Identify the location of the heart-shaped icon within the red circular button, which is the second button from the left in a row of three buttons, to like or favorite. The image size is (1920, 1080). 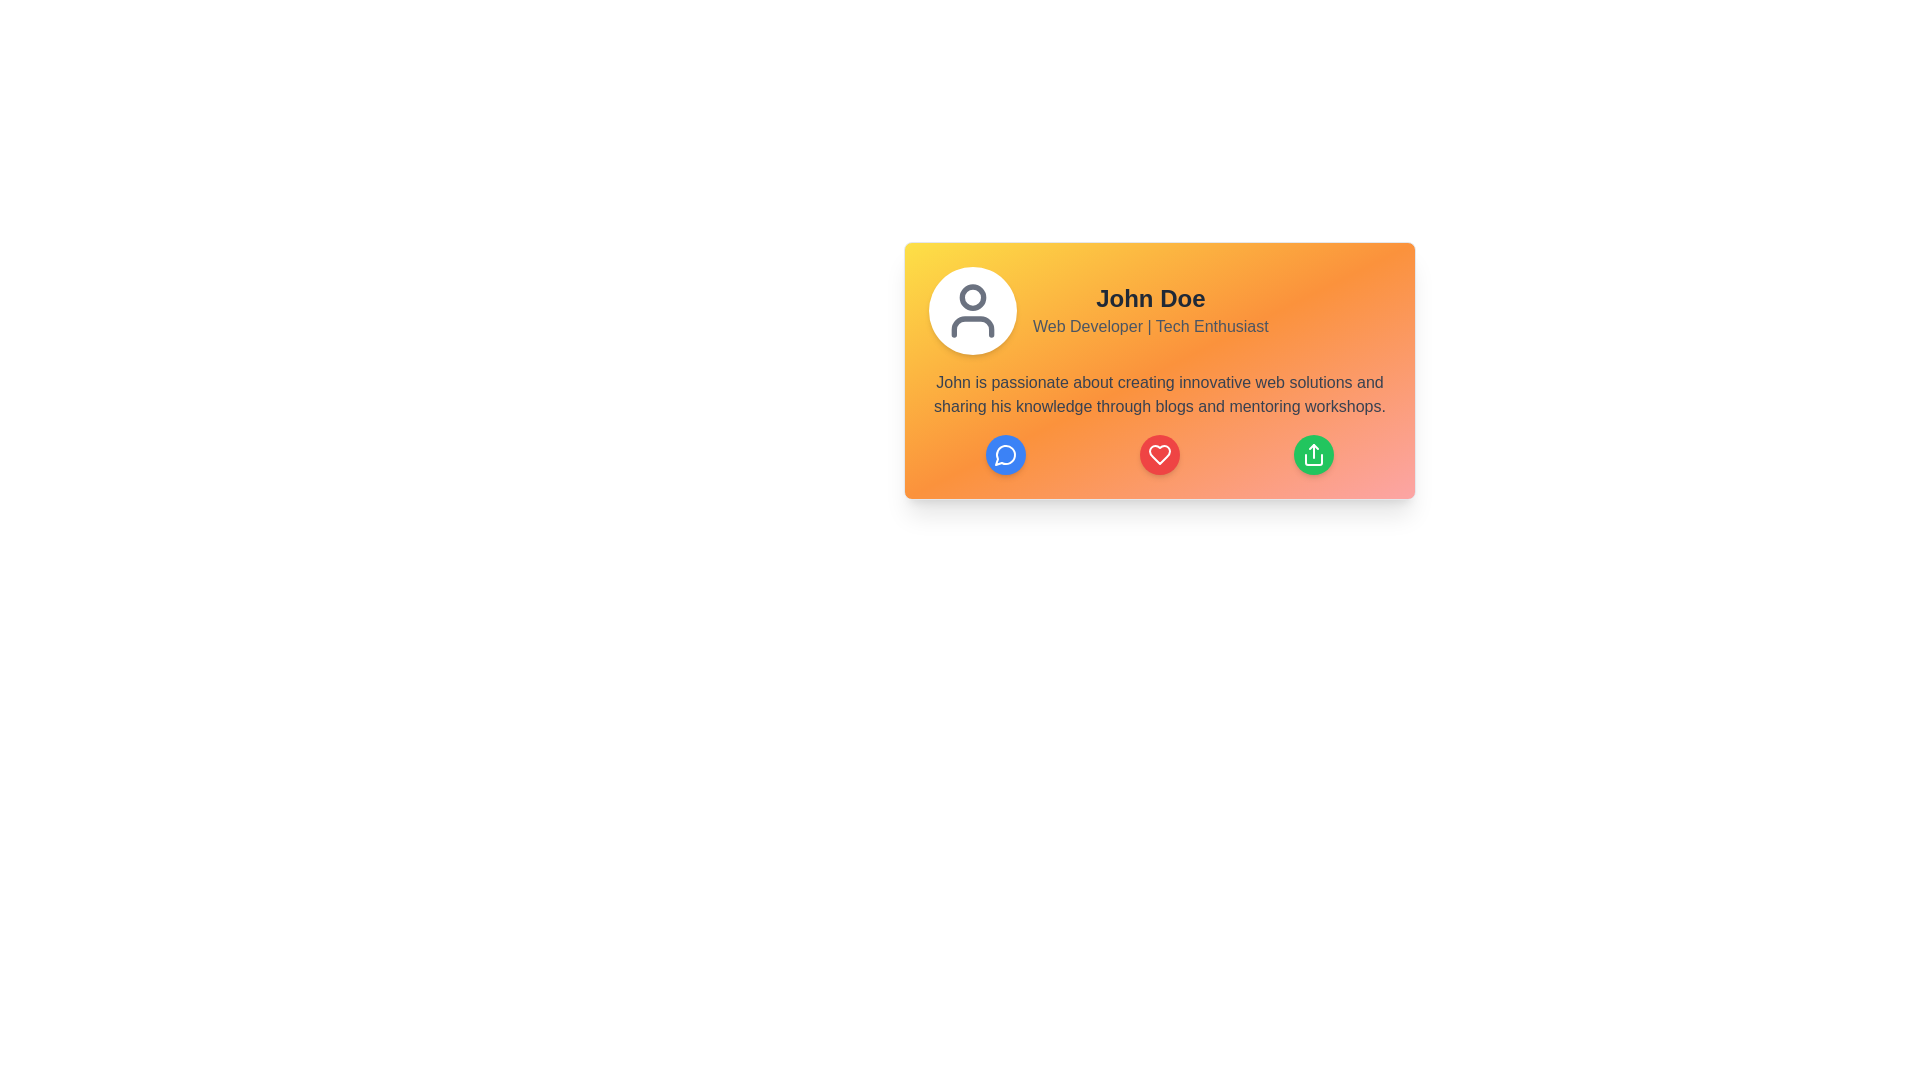
(1160, 455).